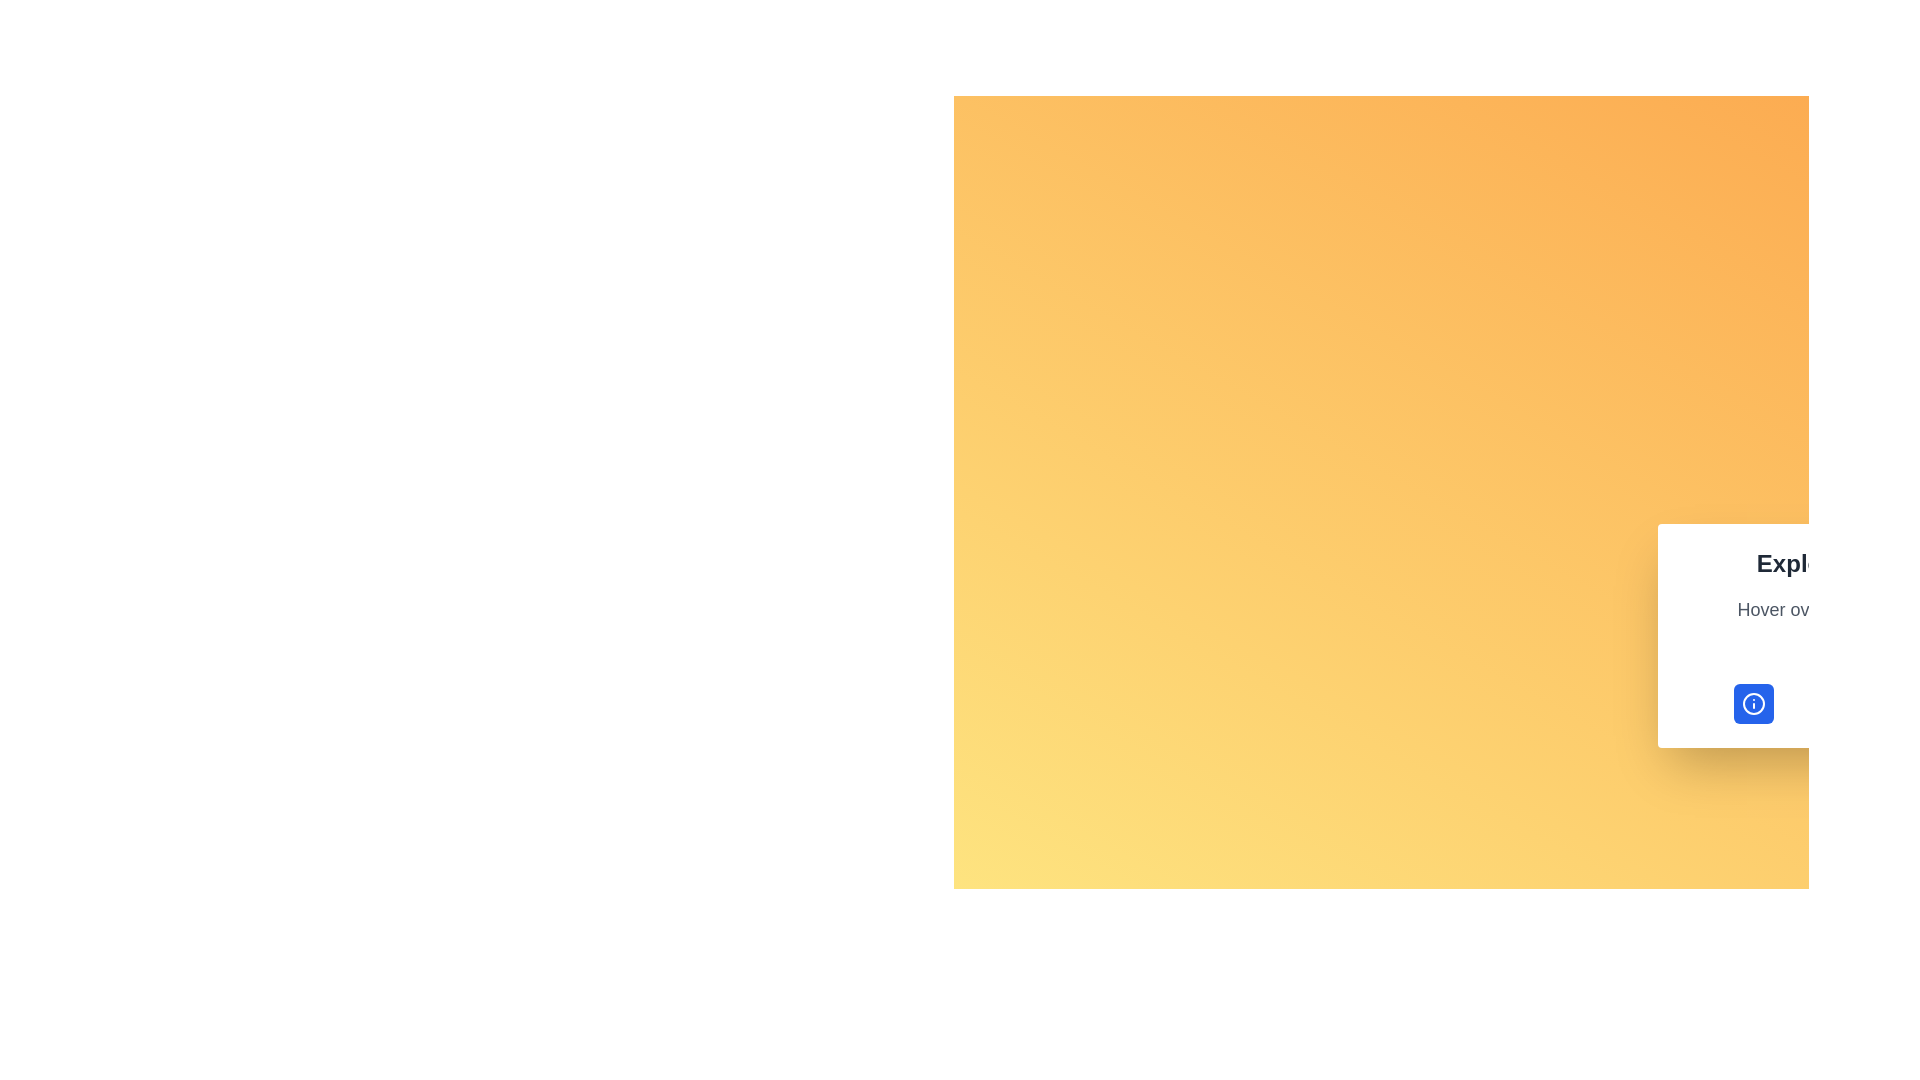 The height and width of the screenshot is (1080, 1920). I want to click on the information vector icon located at the lower right side of the user interface, which is styled to represent information and serves as an interactive button, so click(1752, 703).